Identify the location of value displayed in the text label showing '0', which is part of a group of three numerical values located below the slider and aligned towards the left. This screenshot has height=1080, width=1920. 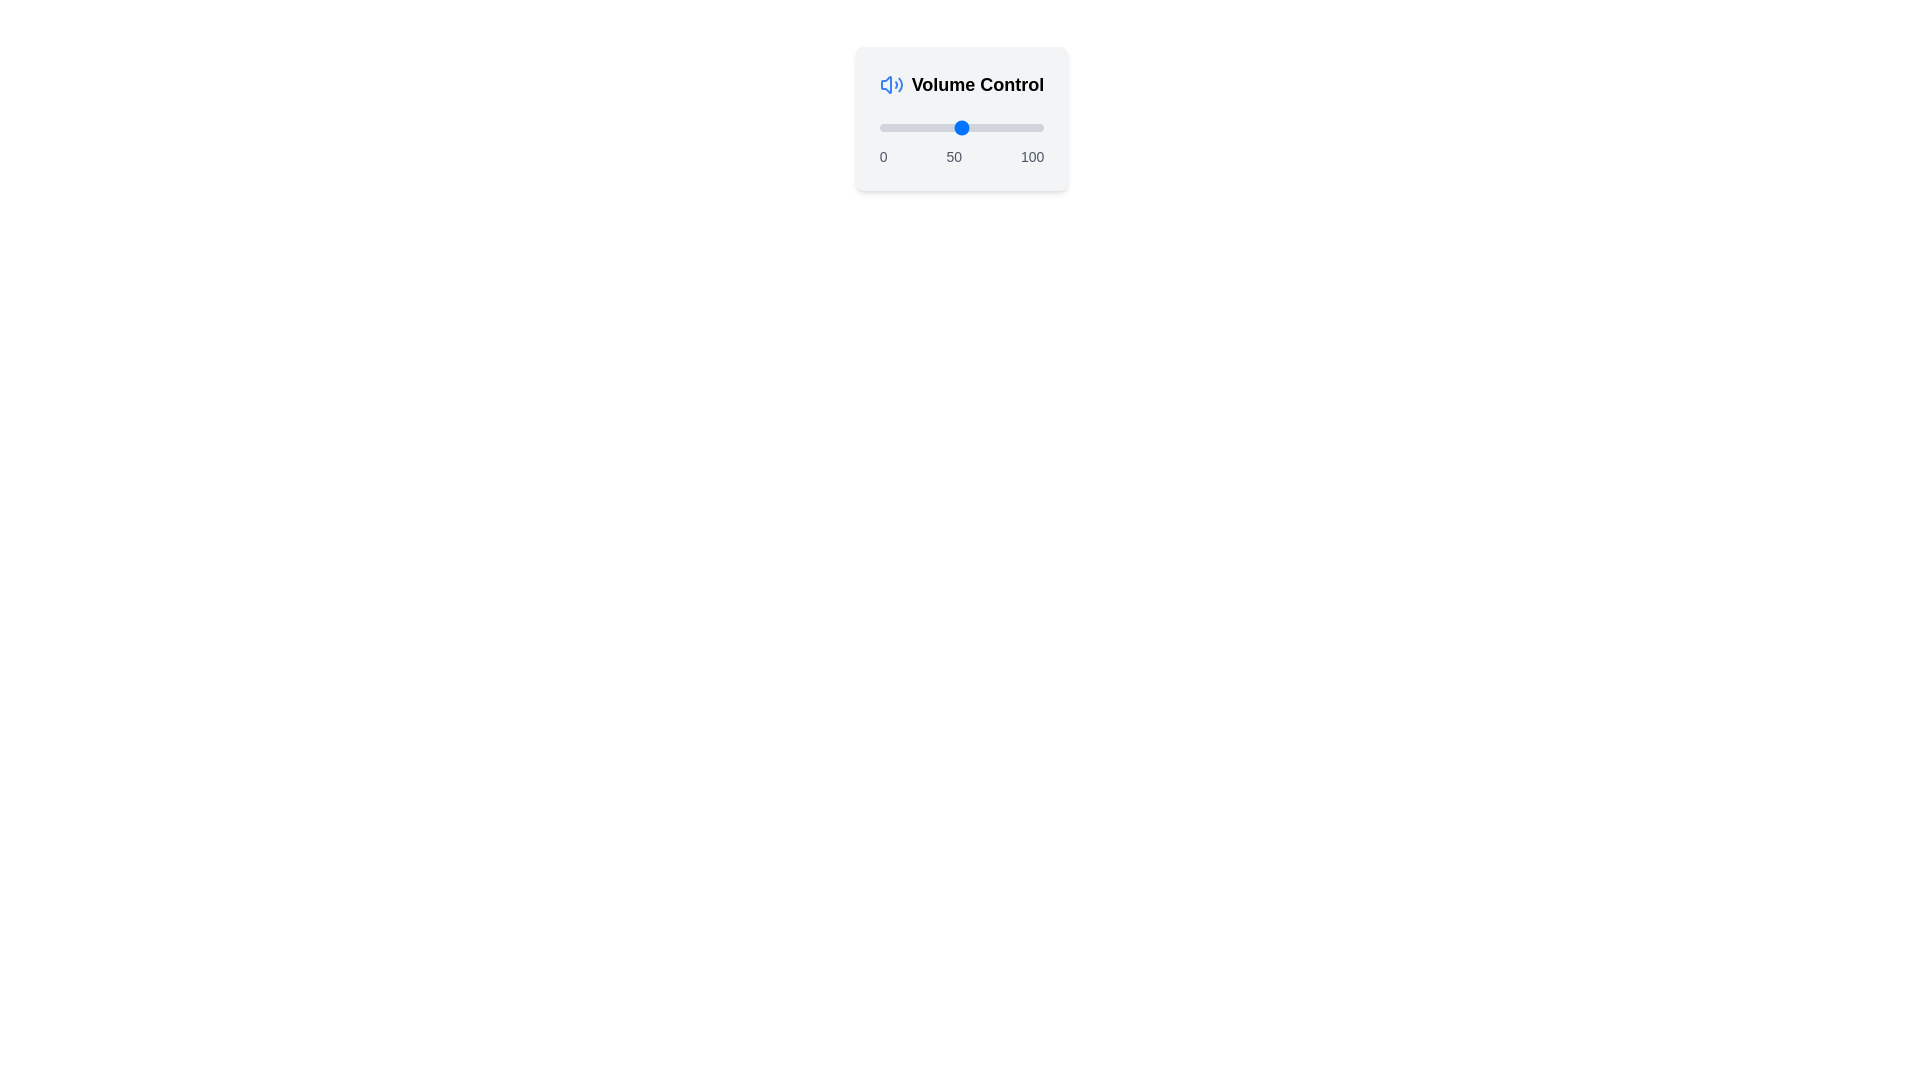
(882, 156).